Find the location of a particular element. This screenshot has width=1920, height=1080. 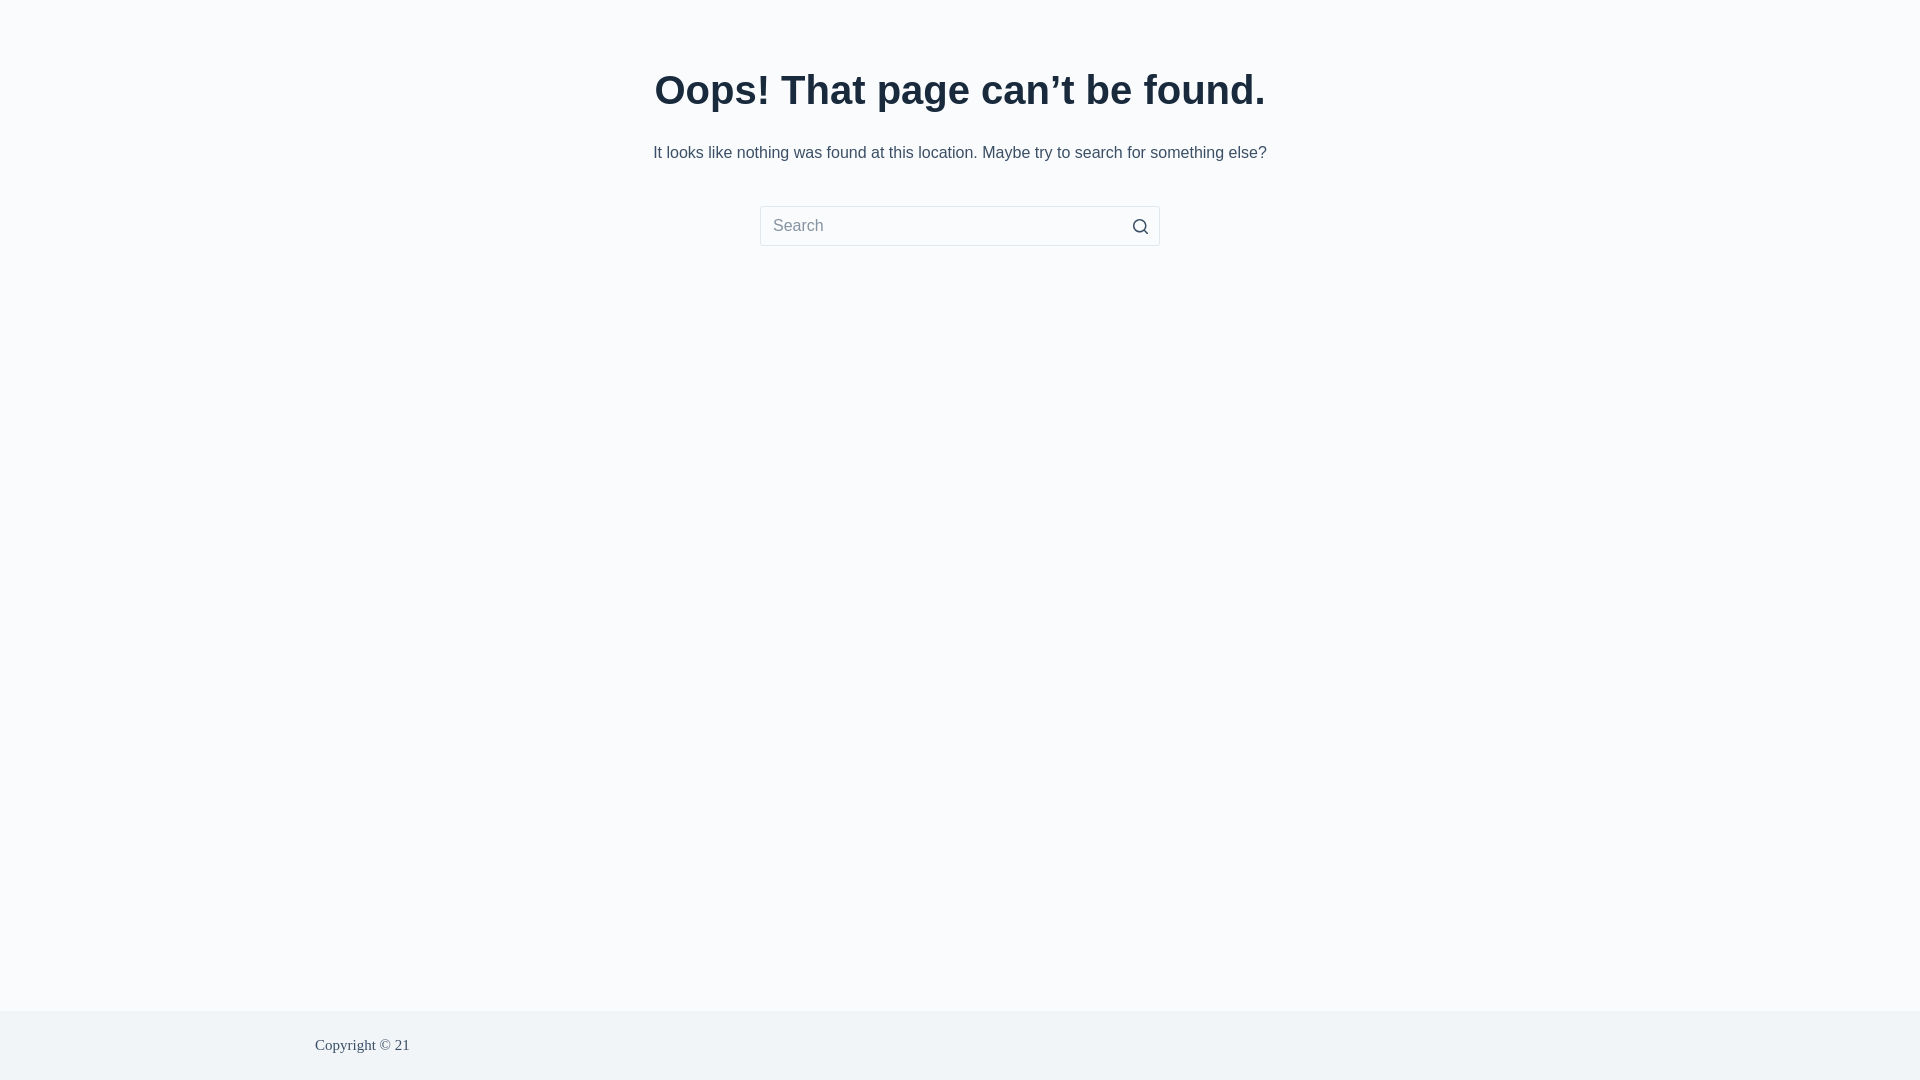

'Skip to content' is located at coordinates (19, 10).